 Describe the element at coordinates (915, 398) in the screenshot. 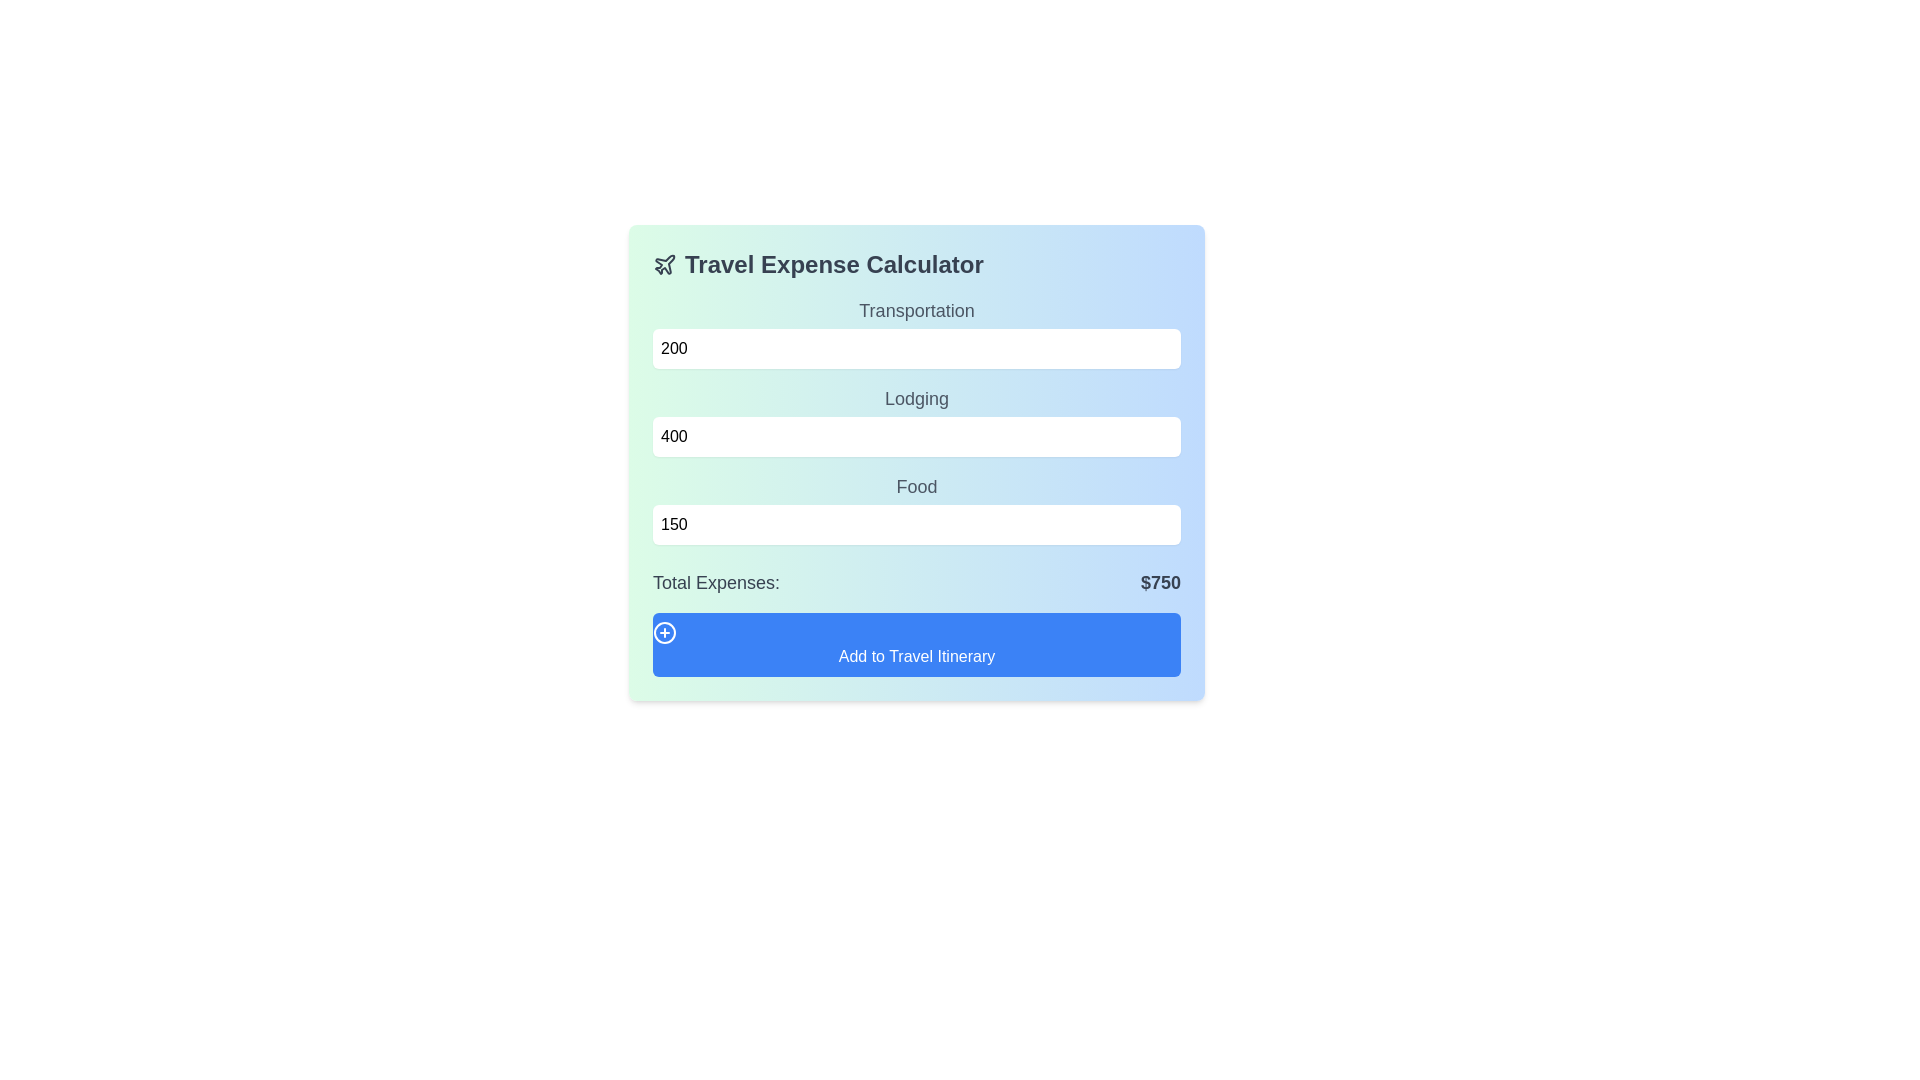

I see `the descriptive text label that provides context to the adjacent input field, positioned directly above a number input field with a value of '400'` at that location.